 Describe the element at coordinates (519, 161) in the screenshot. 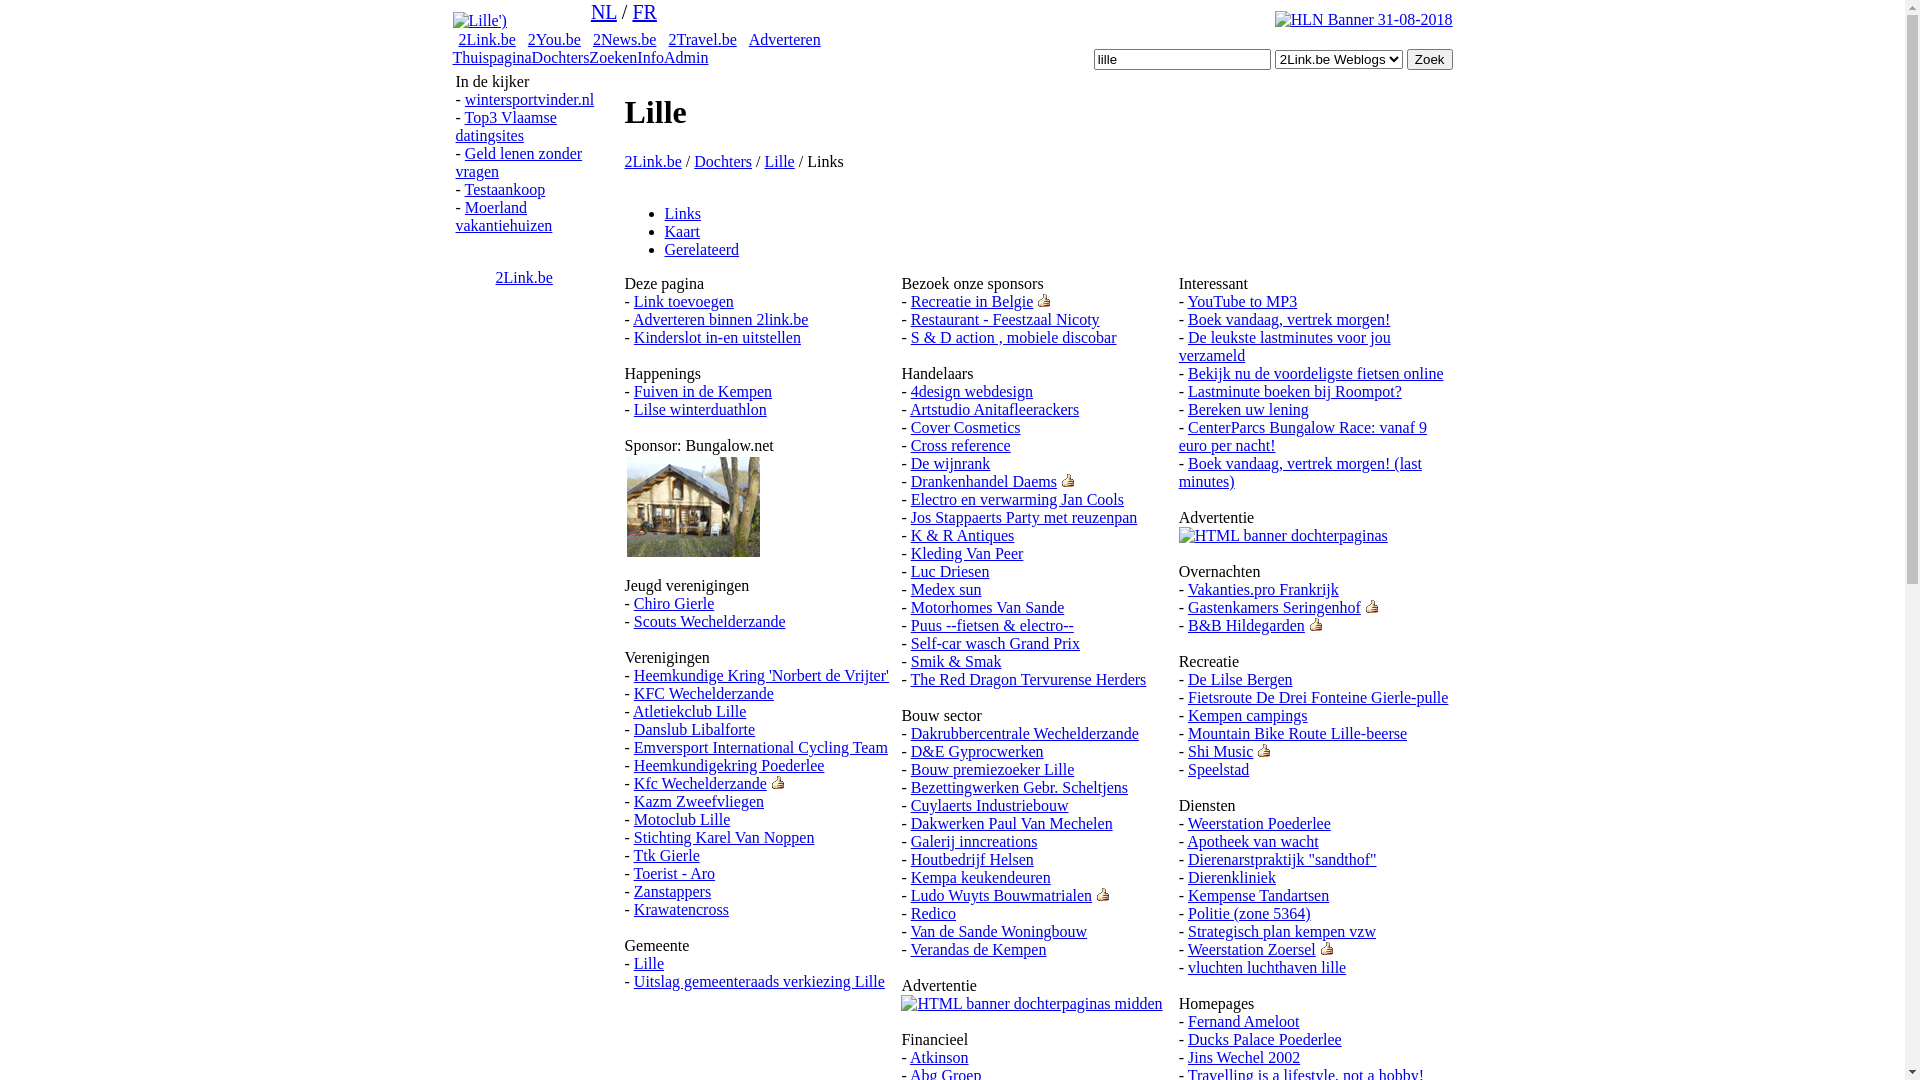

I see `'Geld lenen zonder vragen'` at that location.